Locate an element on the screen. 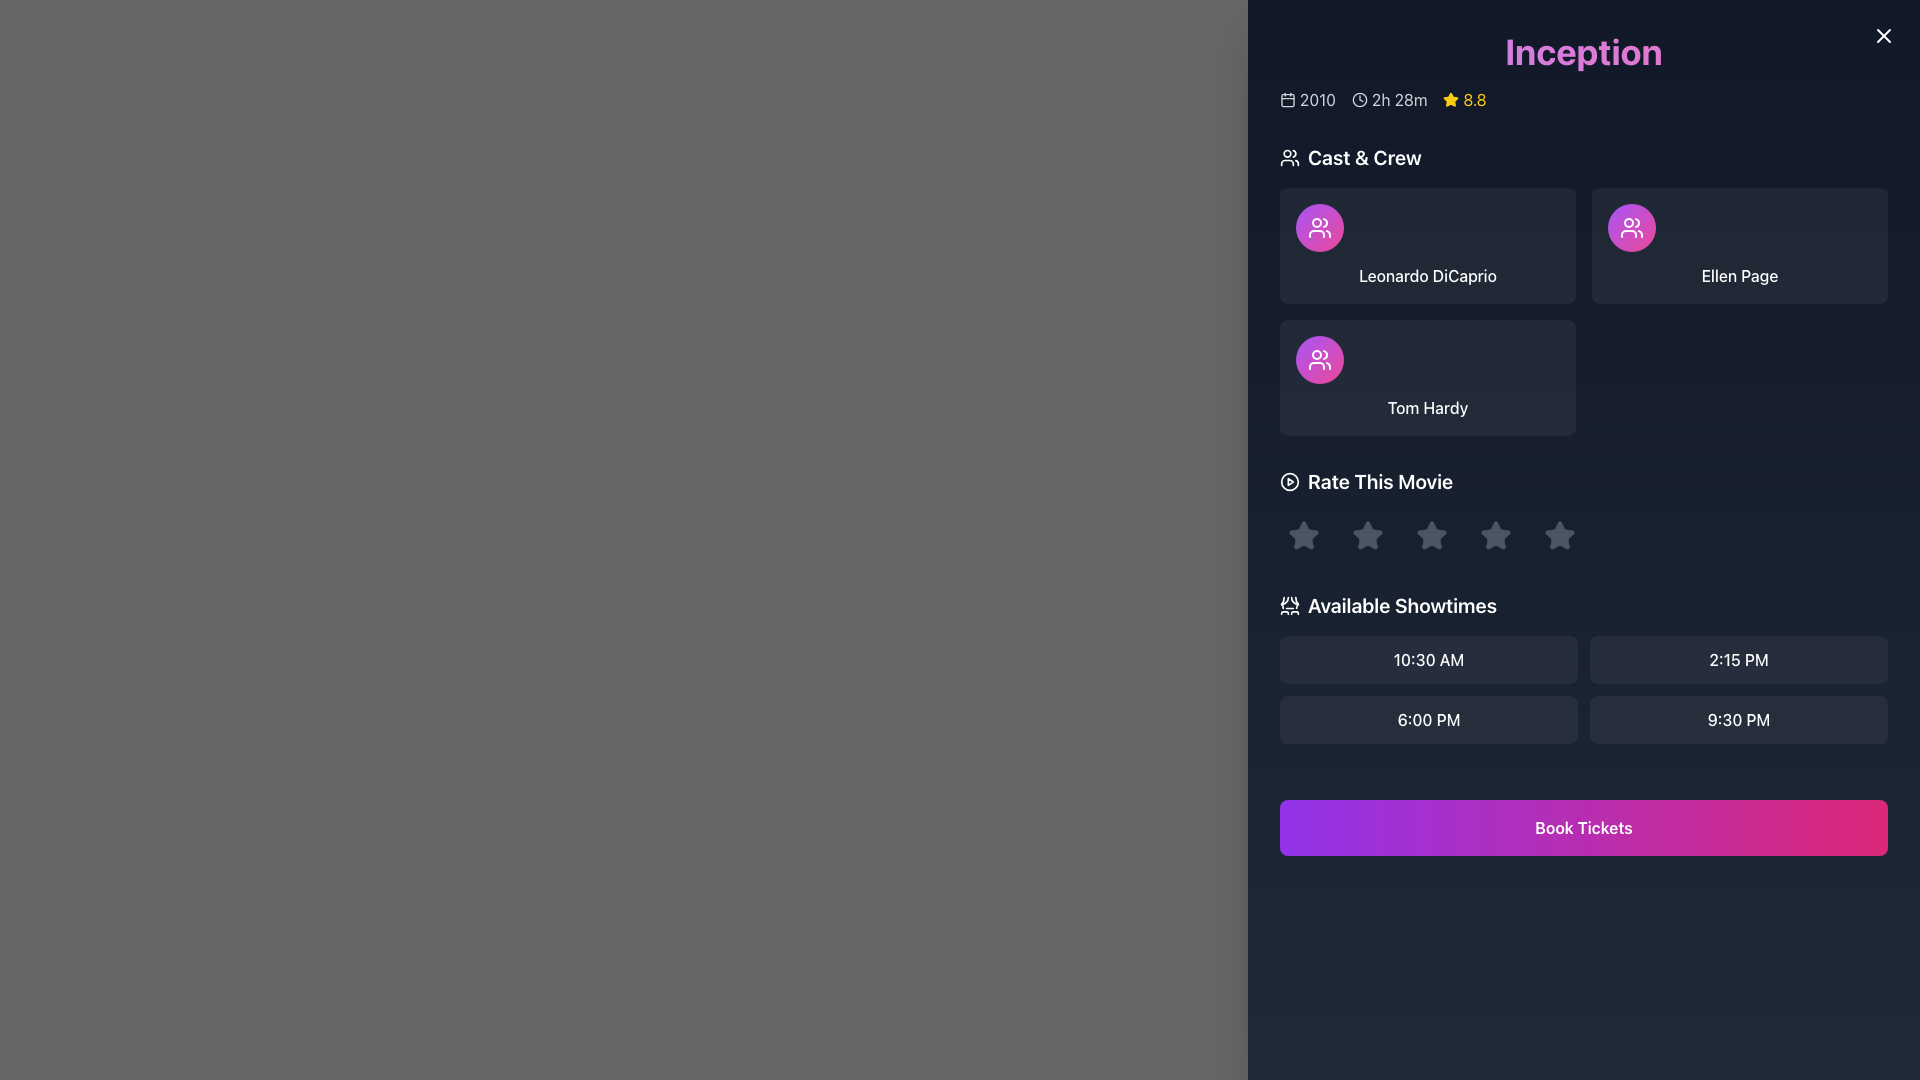 The height and width of the screenshot is (1080, 1920). the star icon button located in the lower right section of the dialog interface to rate it is located at coordinates (1559, 535).